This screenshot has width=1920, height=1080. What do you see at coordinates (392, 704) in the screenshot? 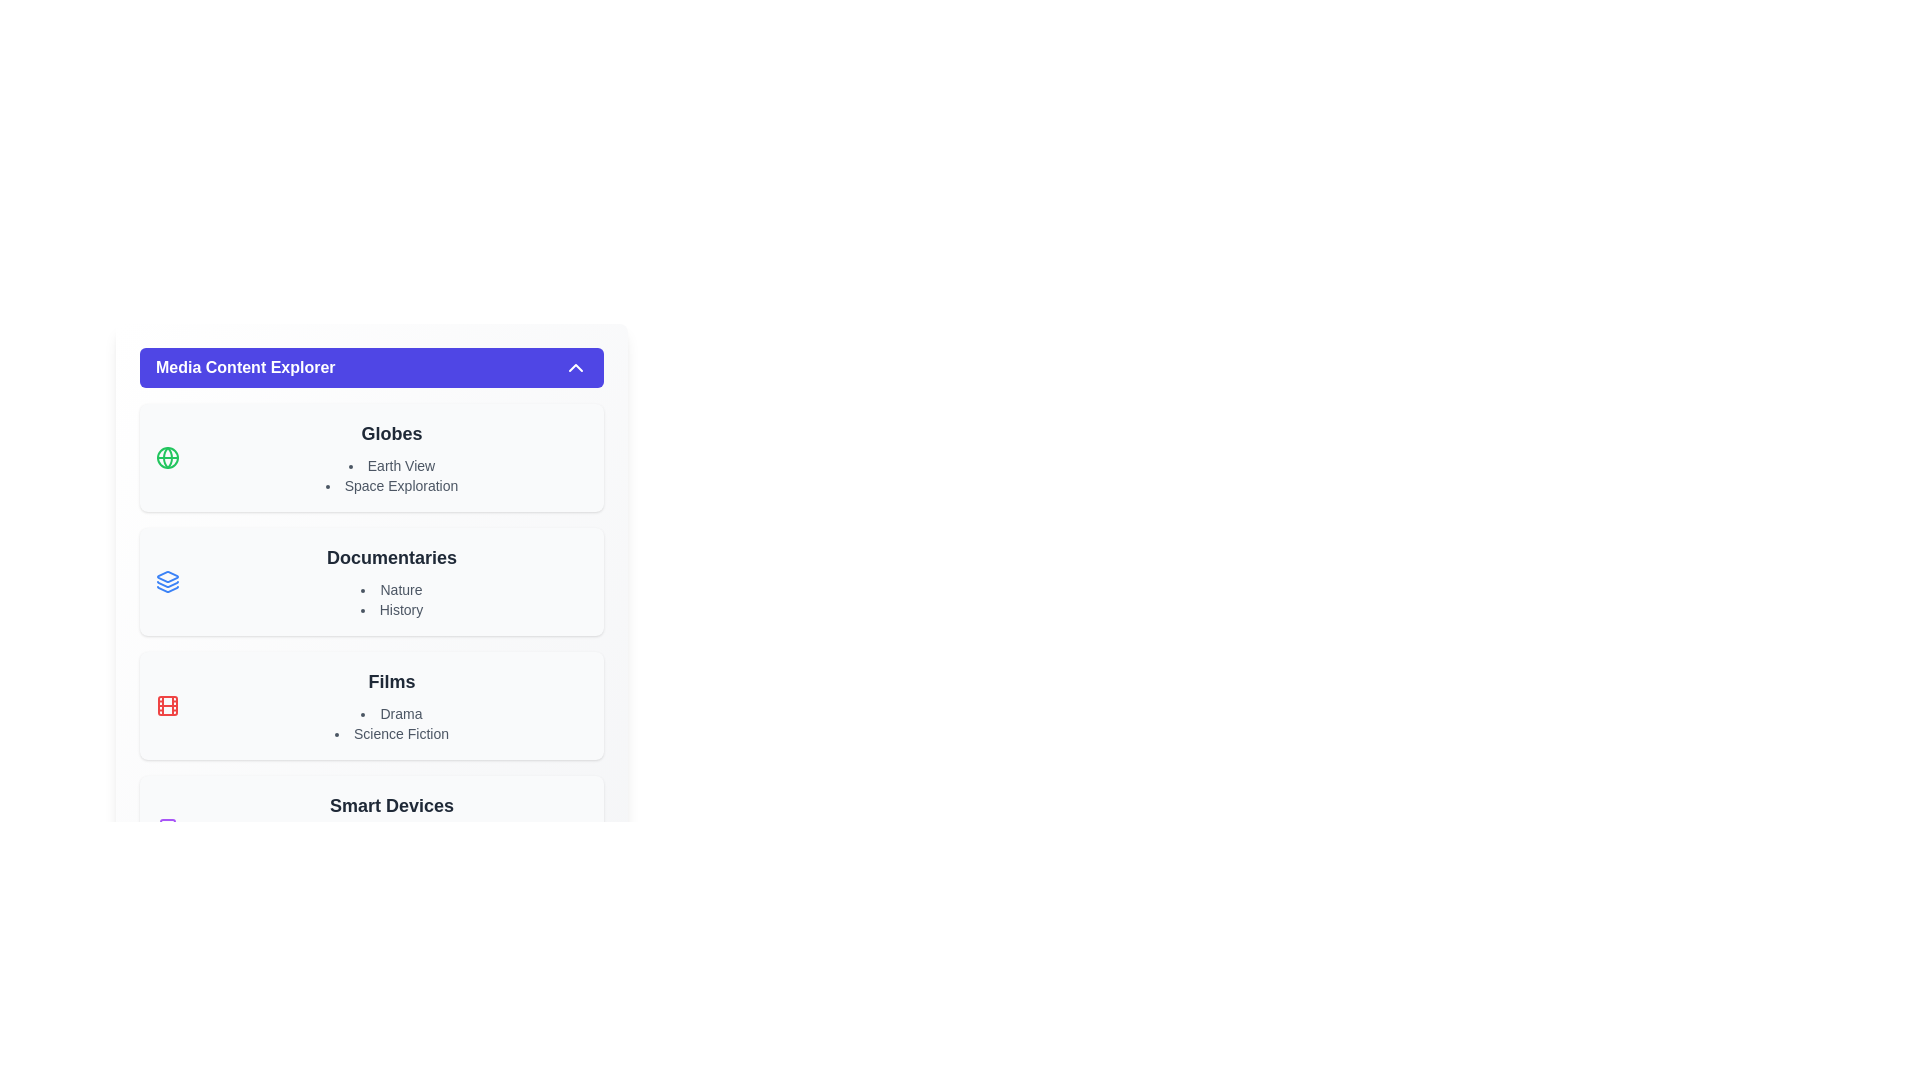
I see `the 'Drama' list item, which is the first bullet point under the 'Films' category in the structured listing` at bounding box center [392, 704].